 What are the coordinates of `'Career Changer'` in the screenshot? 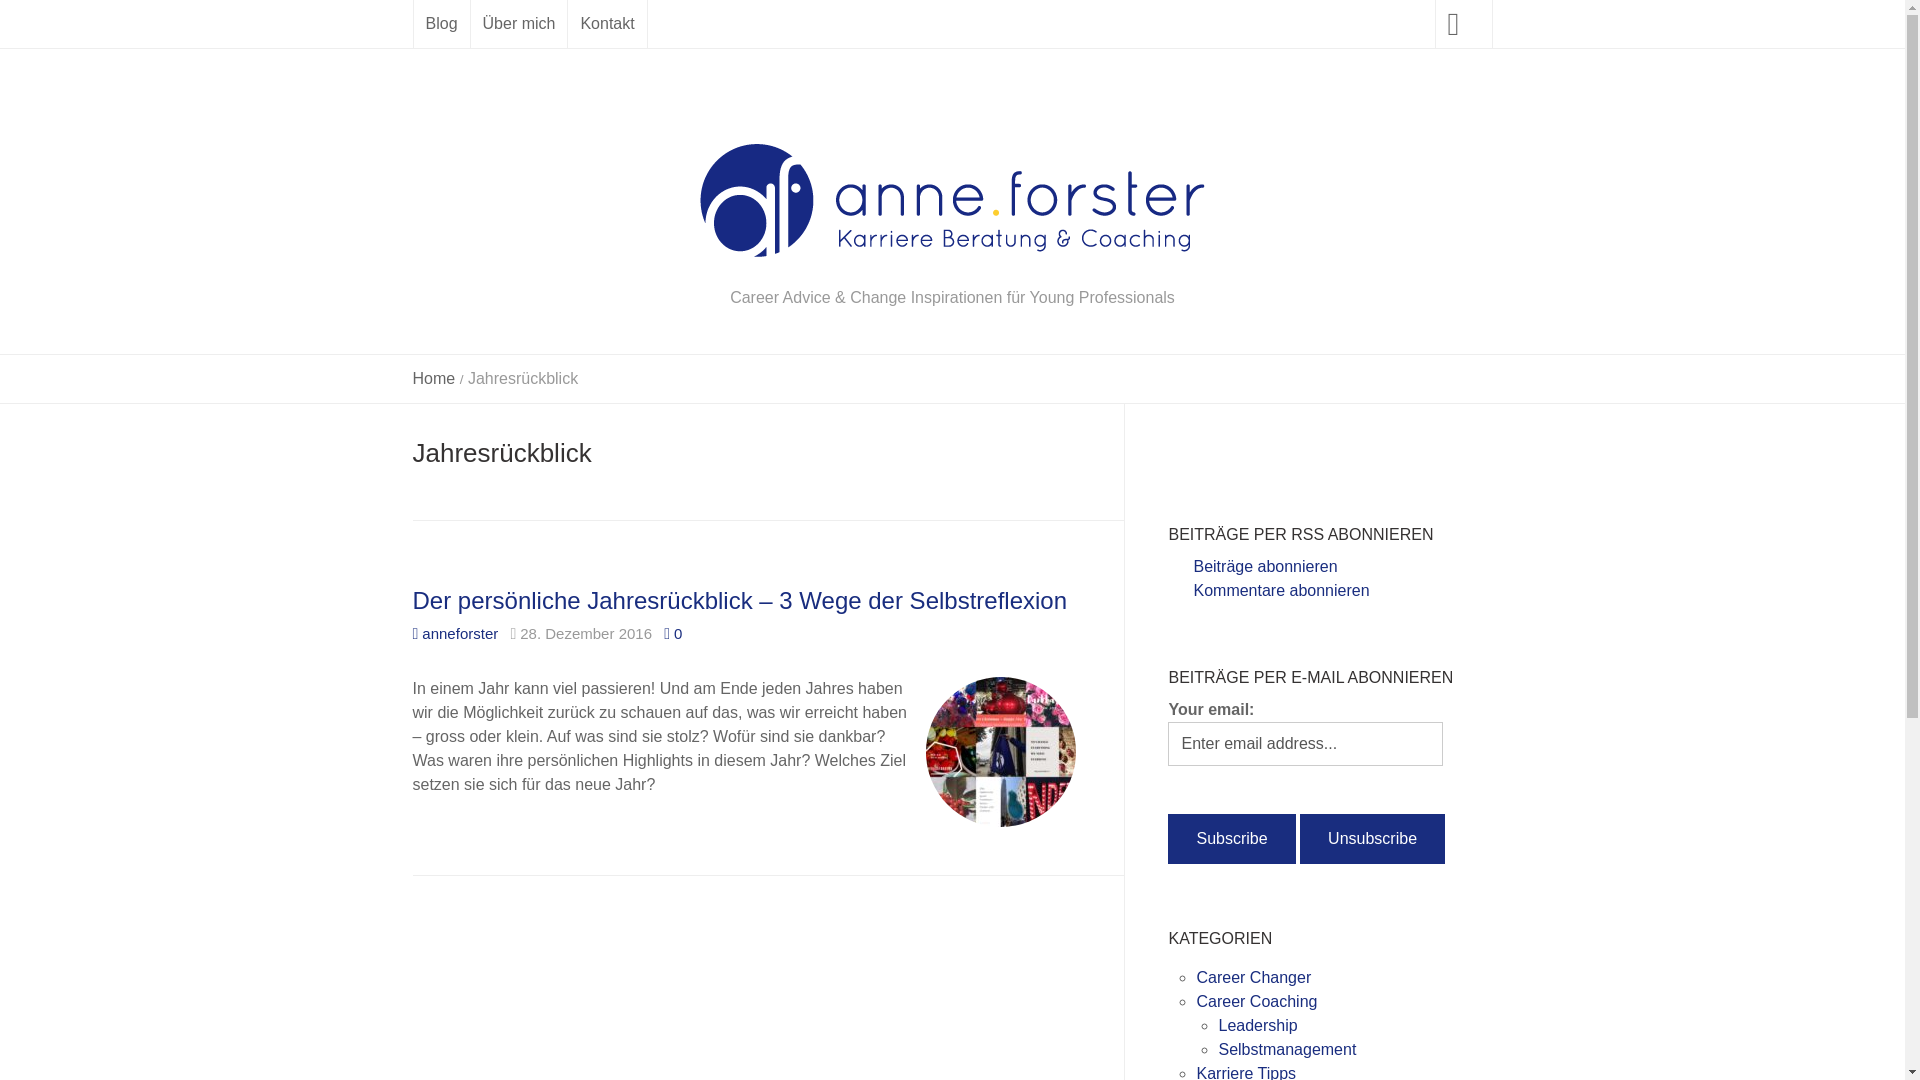 It's located at (1195, 976).